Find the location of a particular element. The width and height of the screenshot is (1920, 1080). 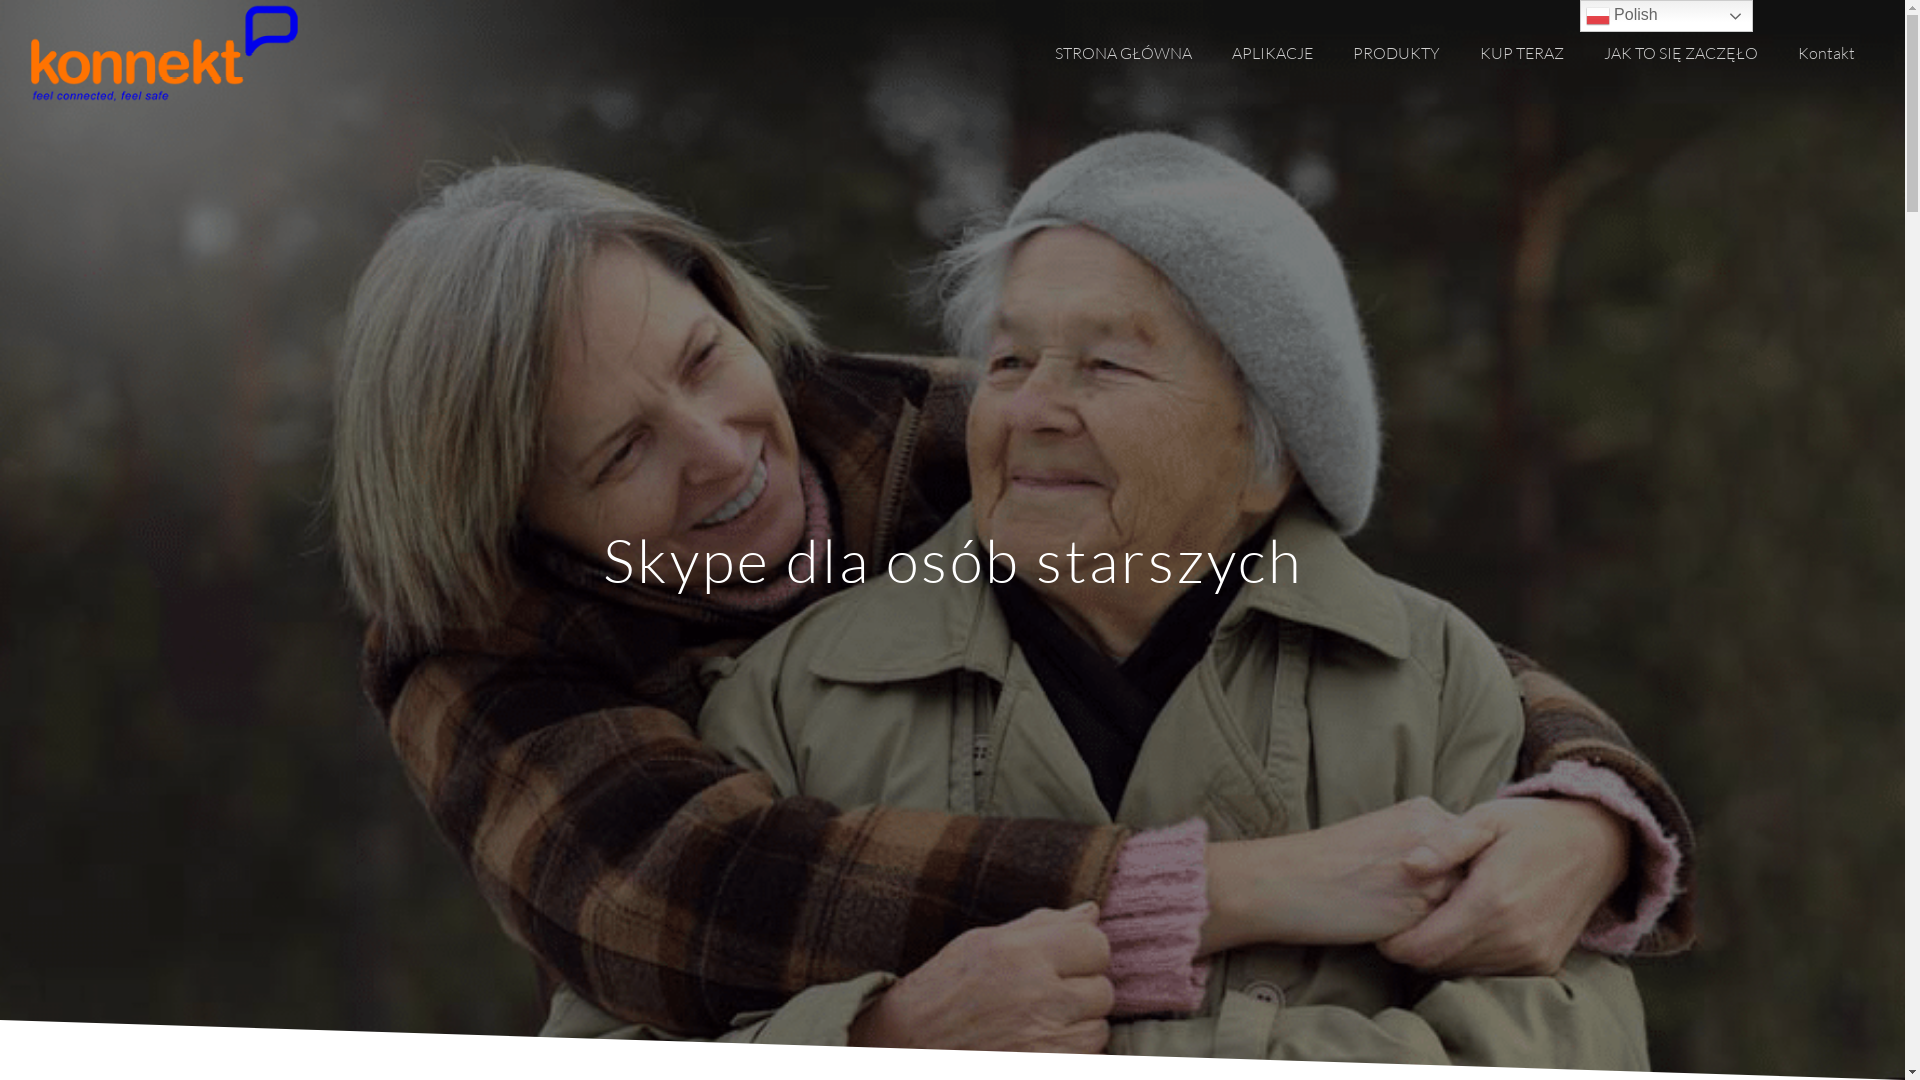

'KUP TERAZ' is located at coordinates (1520, 52).